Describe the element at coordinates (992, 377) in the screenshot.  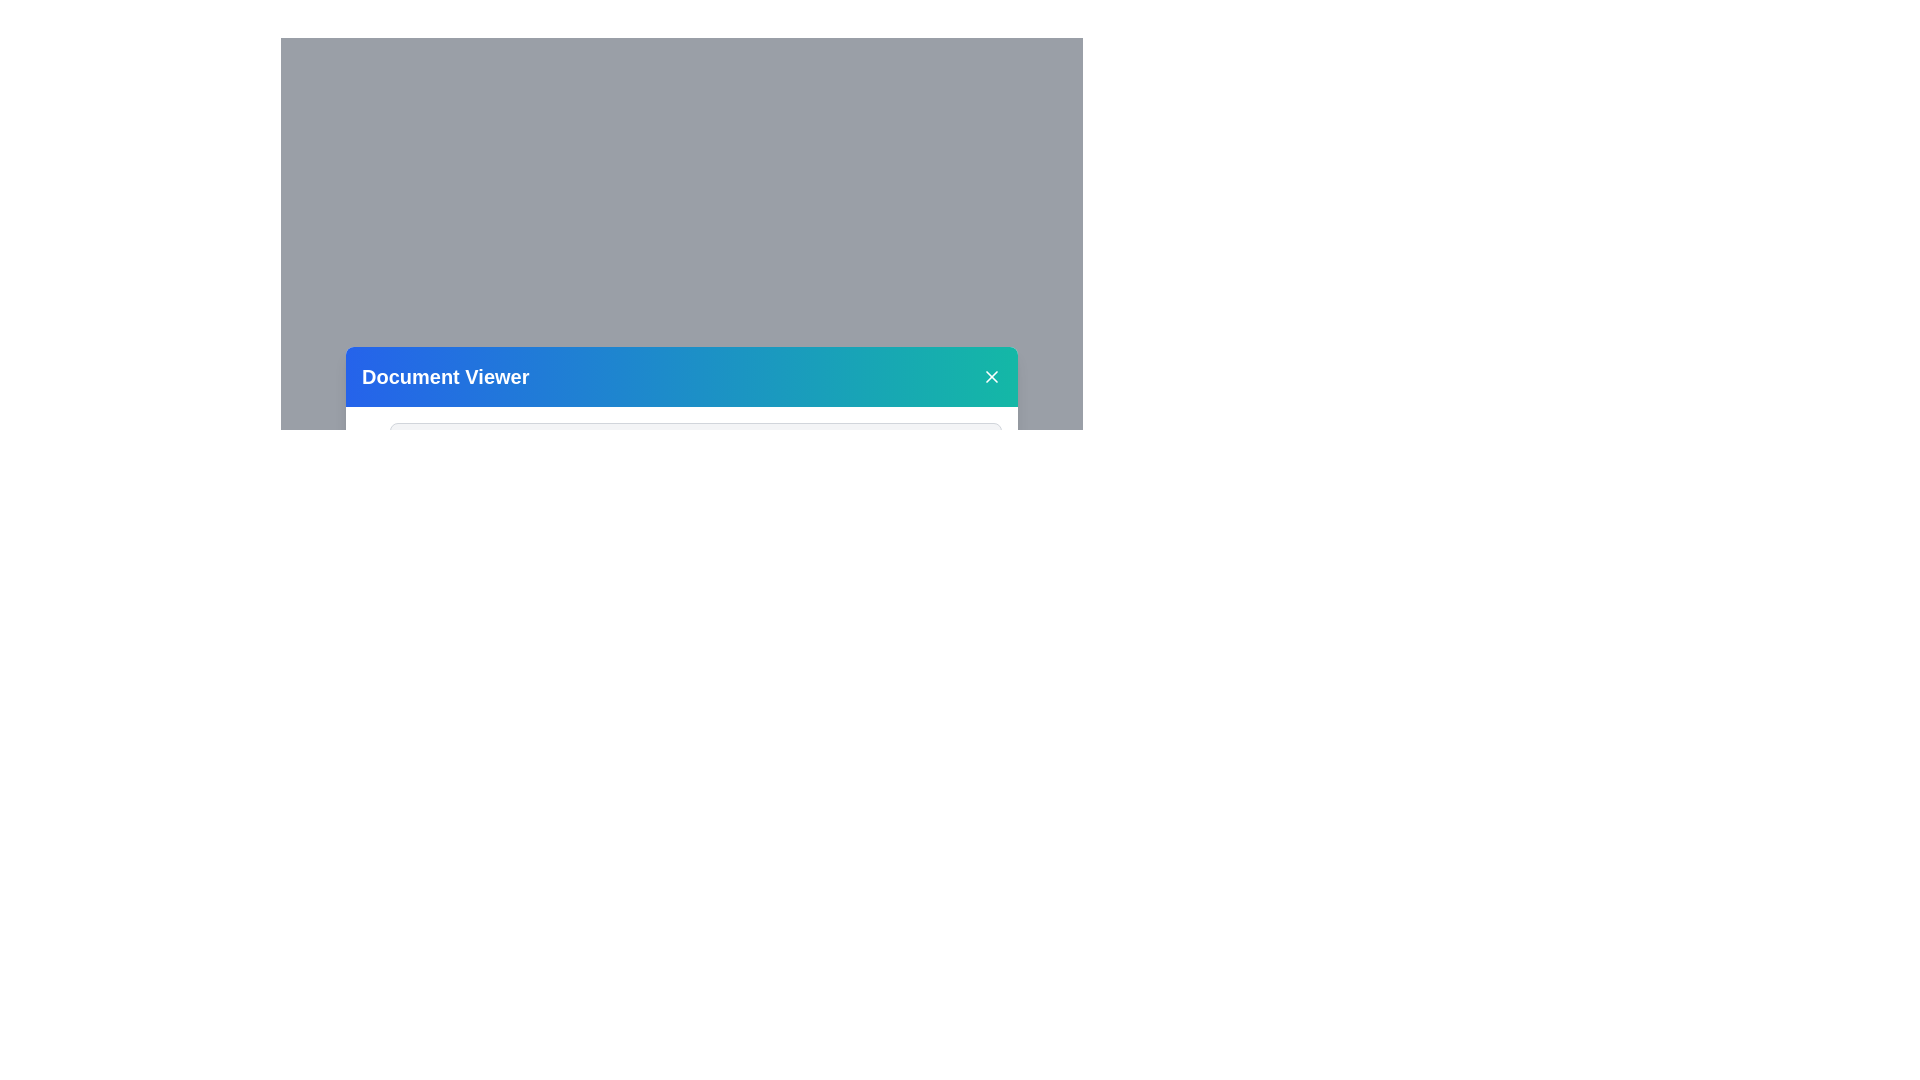
I see `close button to close the document viewer dialog` at that location.